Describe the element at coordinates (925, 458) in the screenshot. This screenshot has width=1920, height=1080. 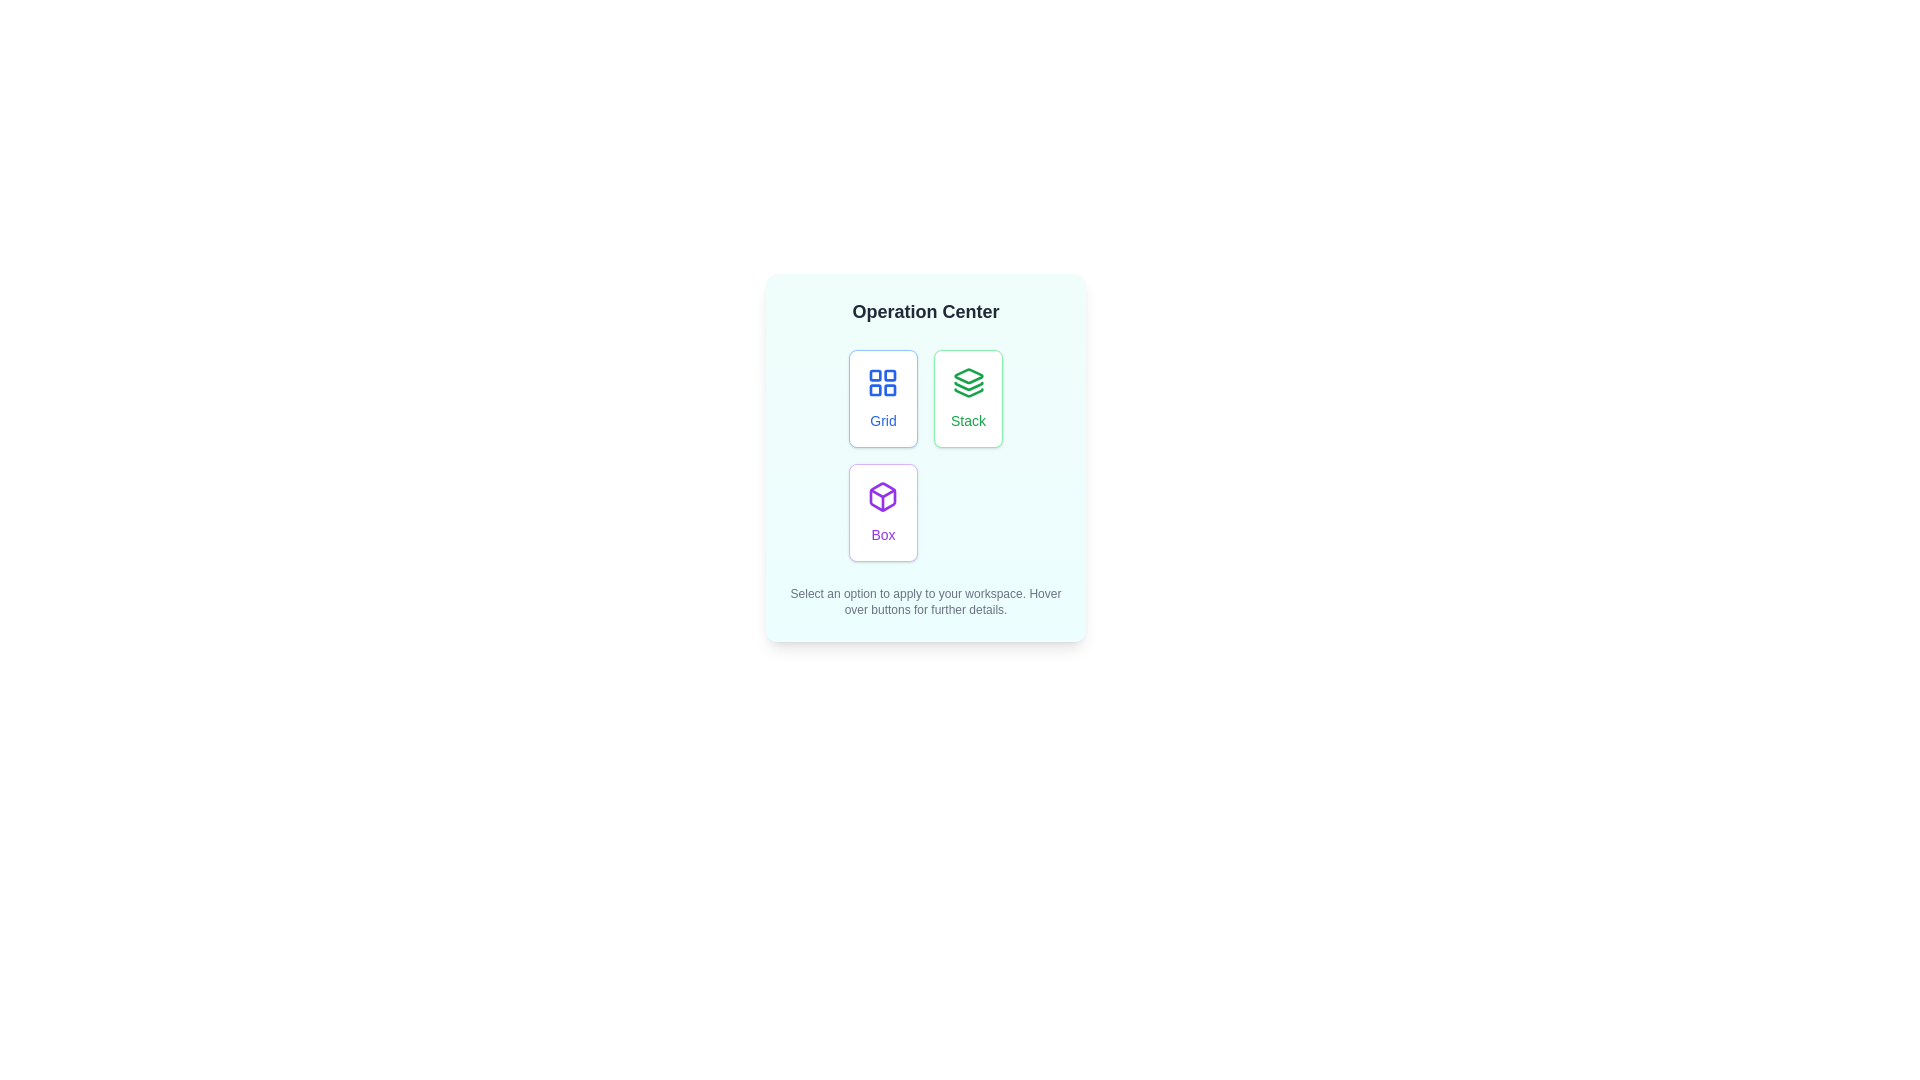
I see `the button within the dialog box` at that location.